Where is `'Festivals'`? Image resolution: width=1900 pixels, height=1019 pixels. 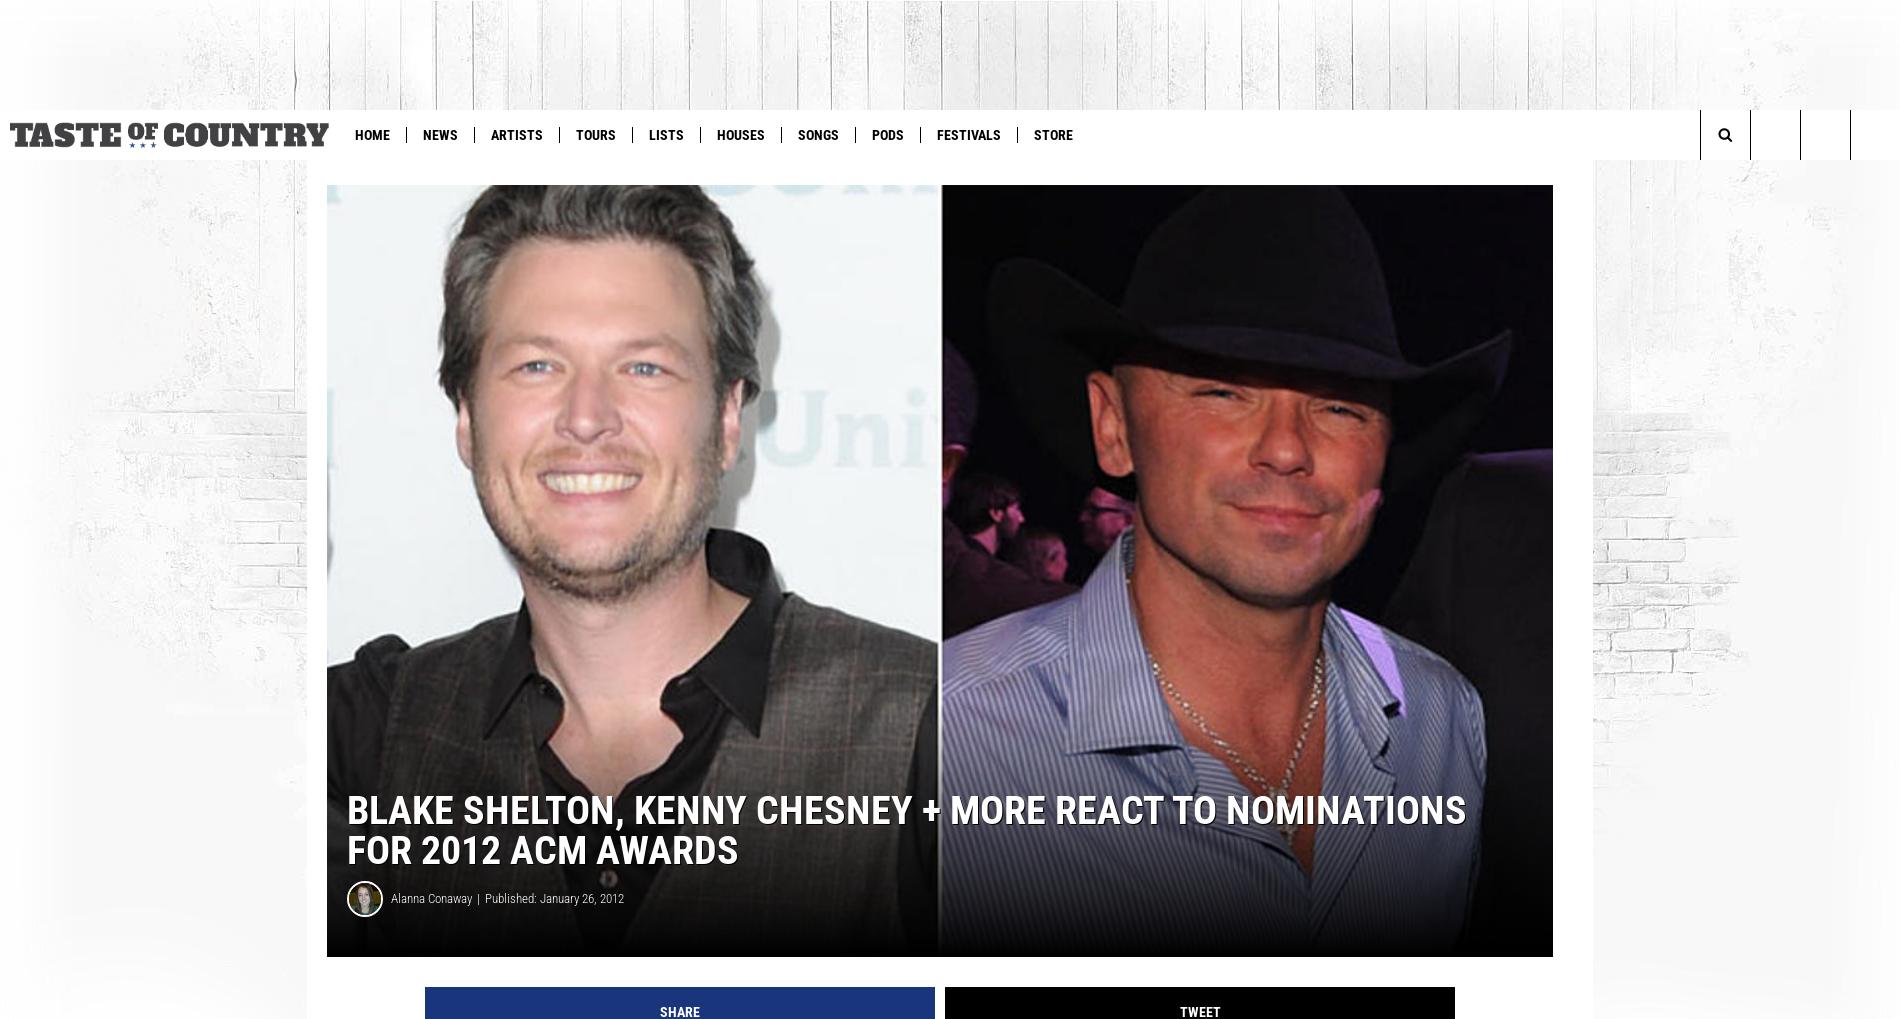
'Festivals' is located at coordinates (969, 134).